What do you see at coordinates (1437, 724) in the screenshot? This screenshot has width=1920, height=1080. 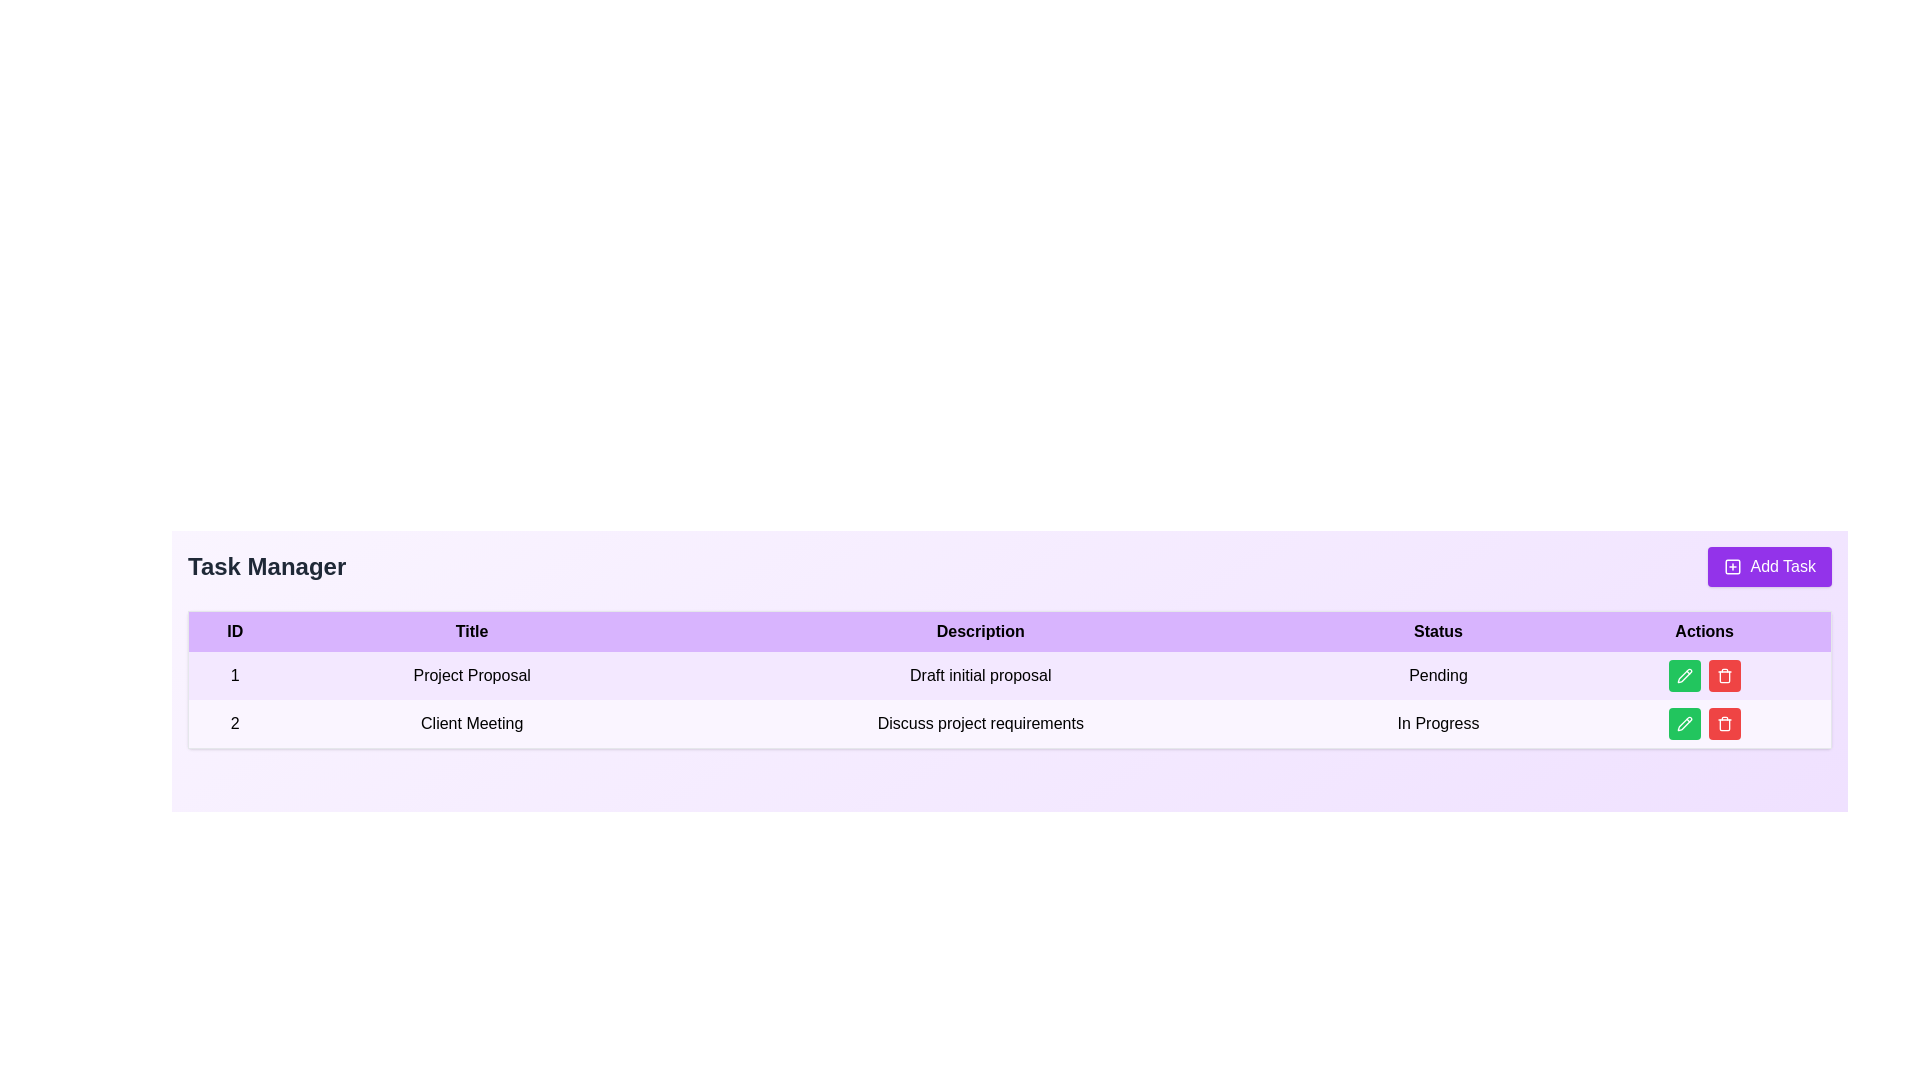 I see `the text label displaying 'In Progress' located under the 'Status' column of the task with ID 2 and title 'Client Meeting', which is positioned between the 'Description' and 'Actions' columns` at bounding box center [1437, 724].